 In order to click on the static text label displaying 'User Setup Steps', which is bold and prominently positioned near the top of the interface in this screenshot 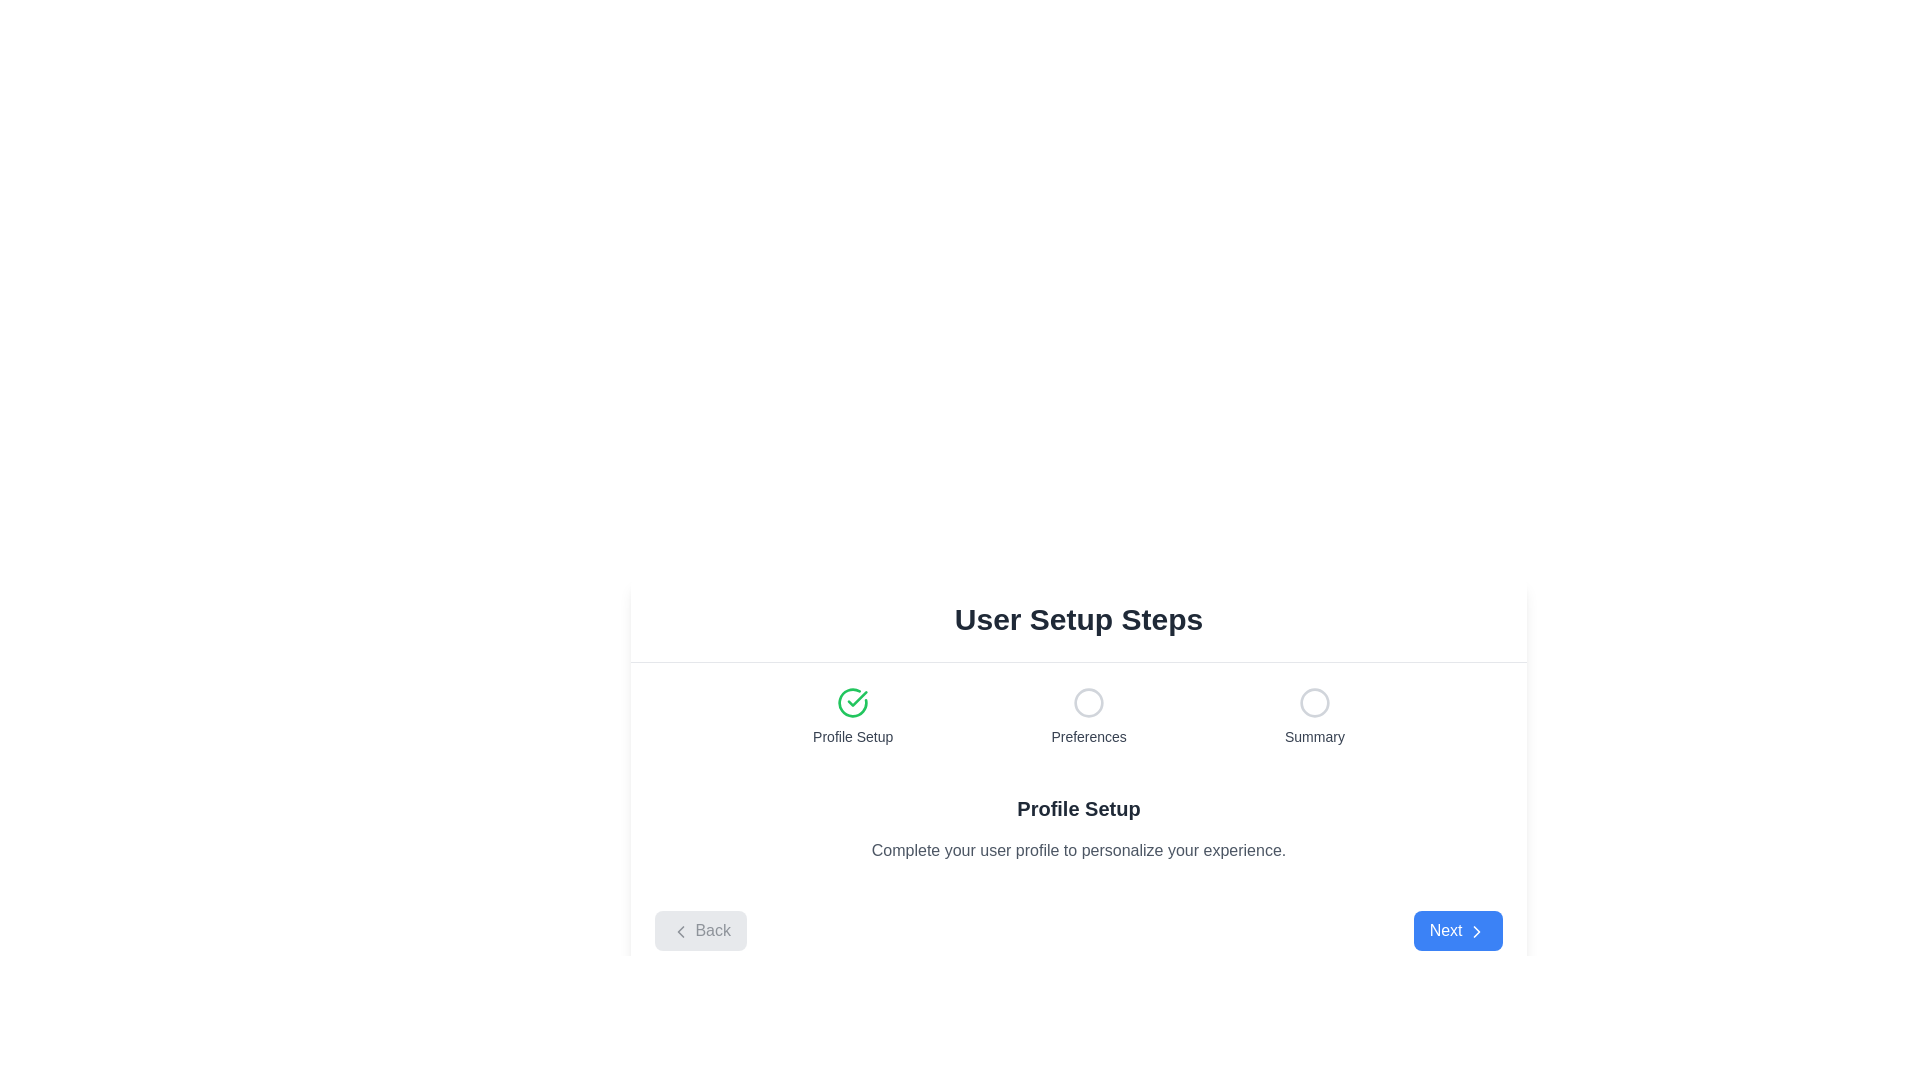, I will do `click(1078, 619)`.